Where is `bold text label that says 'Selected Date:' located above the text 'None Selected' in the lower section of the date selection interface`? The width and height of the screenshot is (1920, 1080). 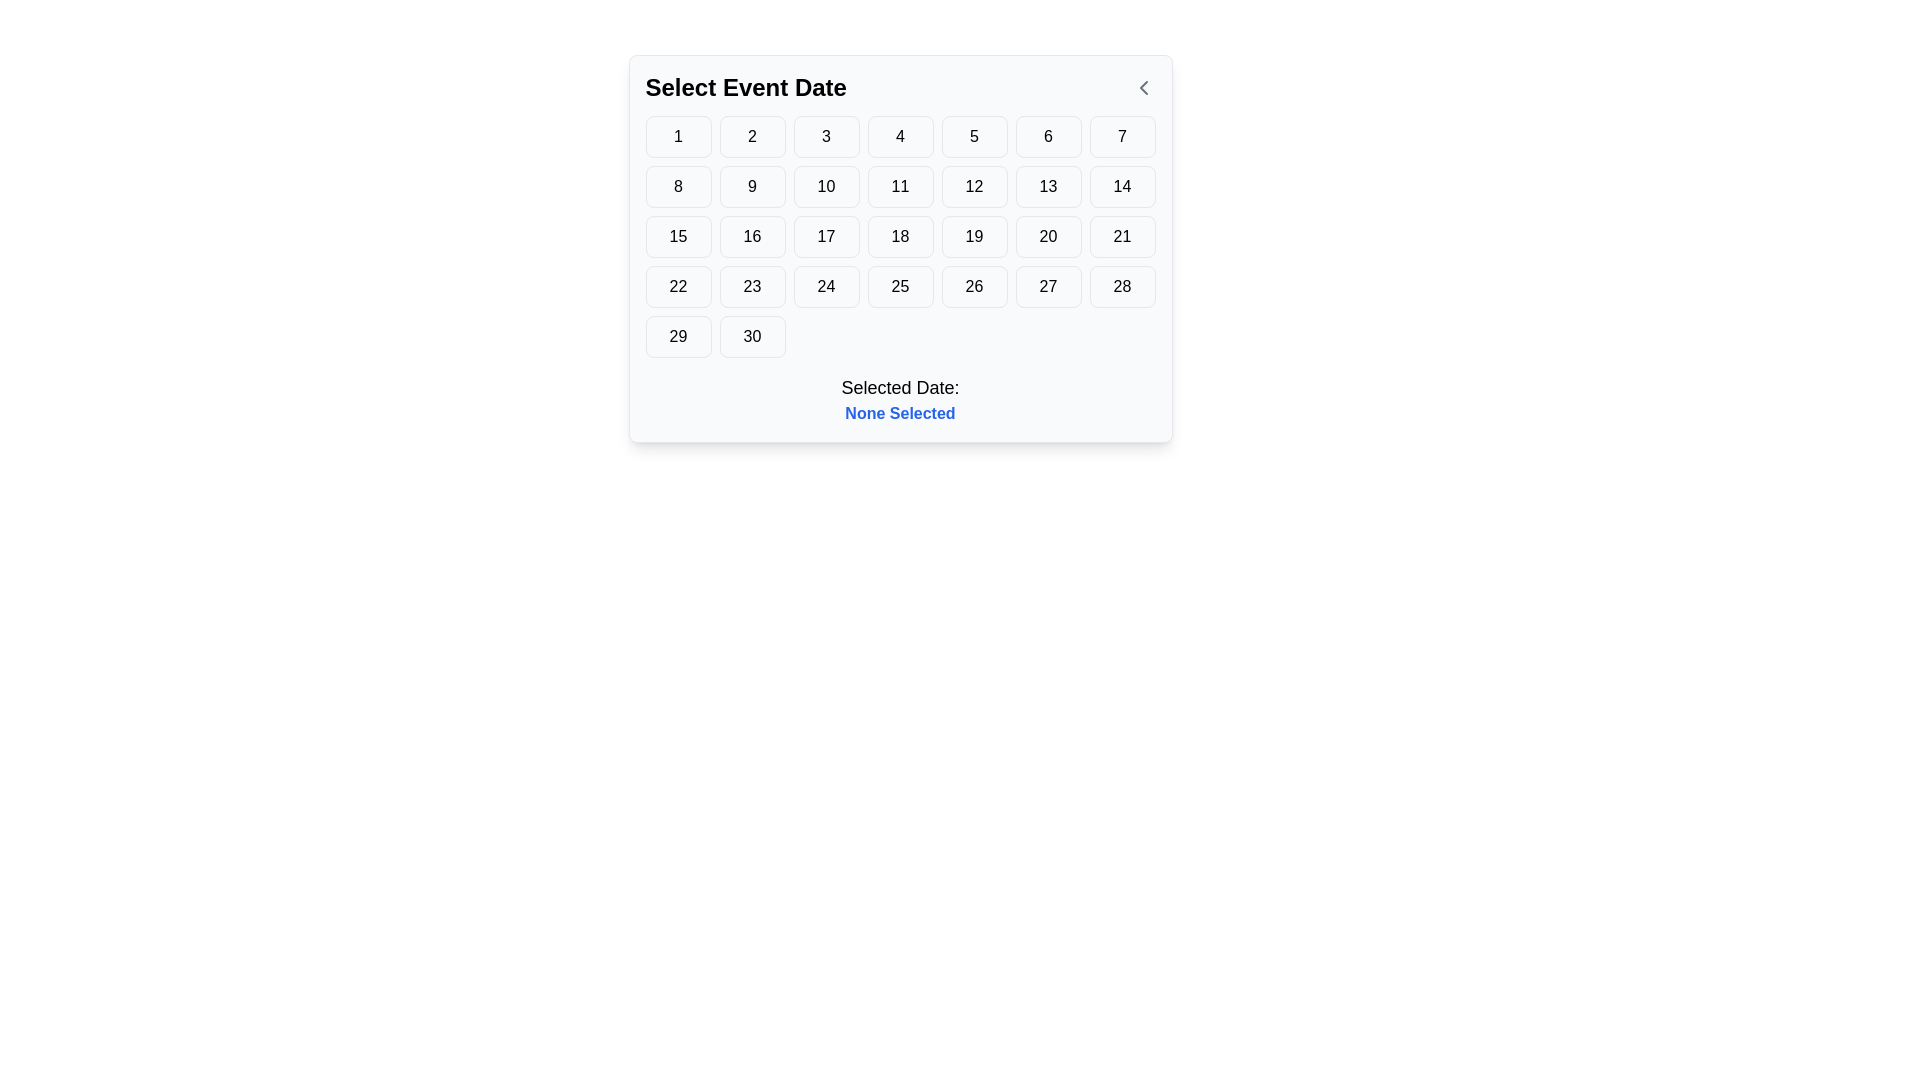
bold text label that says 'Selected Date:' located above the text 'None Selected' in the lower section of the date selection interface is located at coordinates (899, 388).